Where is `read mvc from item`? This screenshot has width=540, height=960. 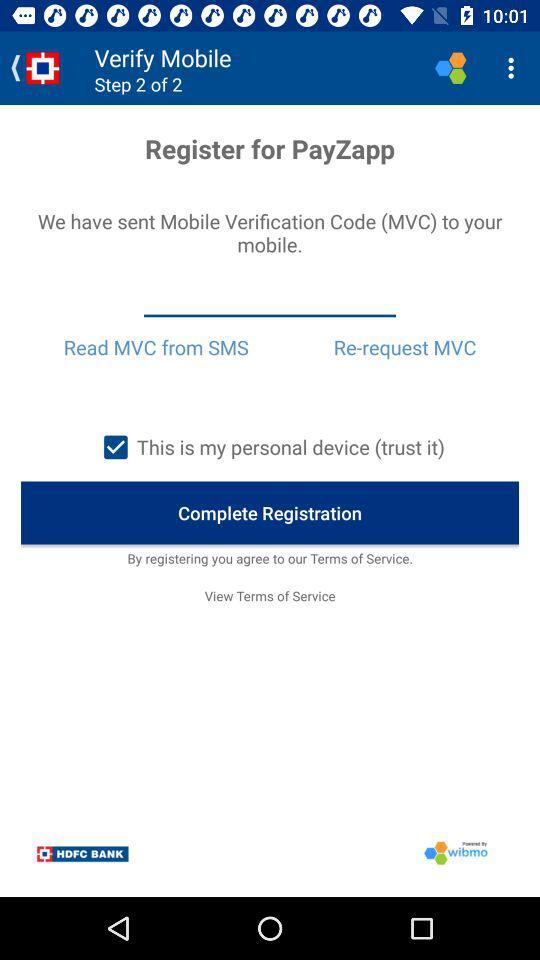 read mvc from item is located at coordinates (155, 347).